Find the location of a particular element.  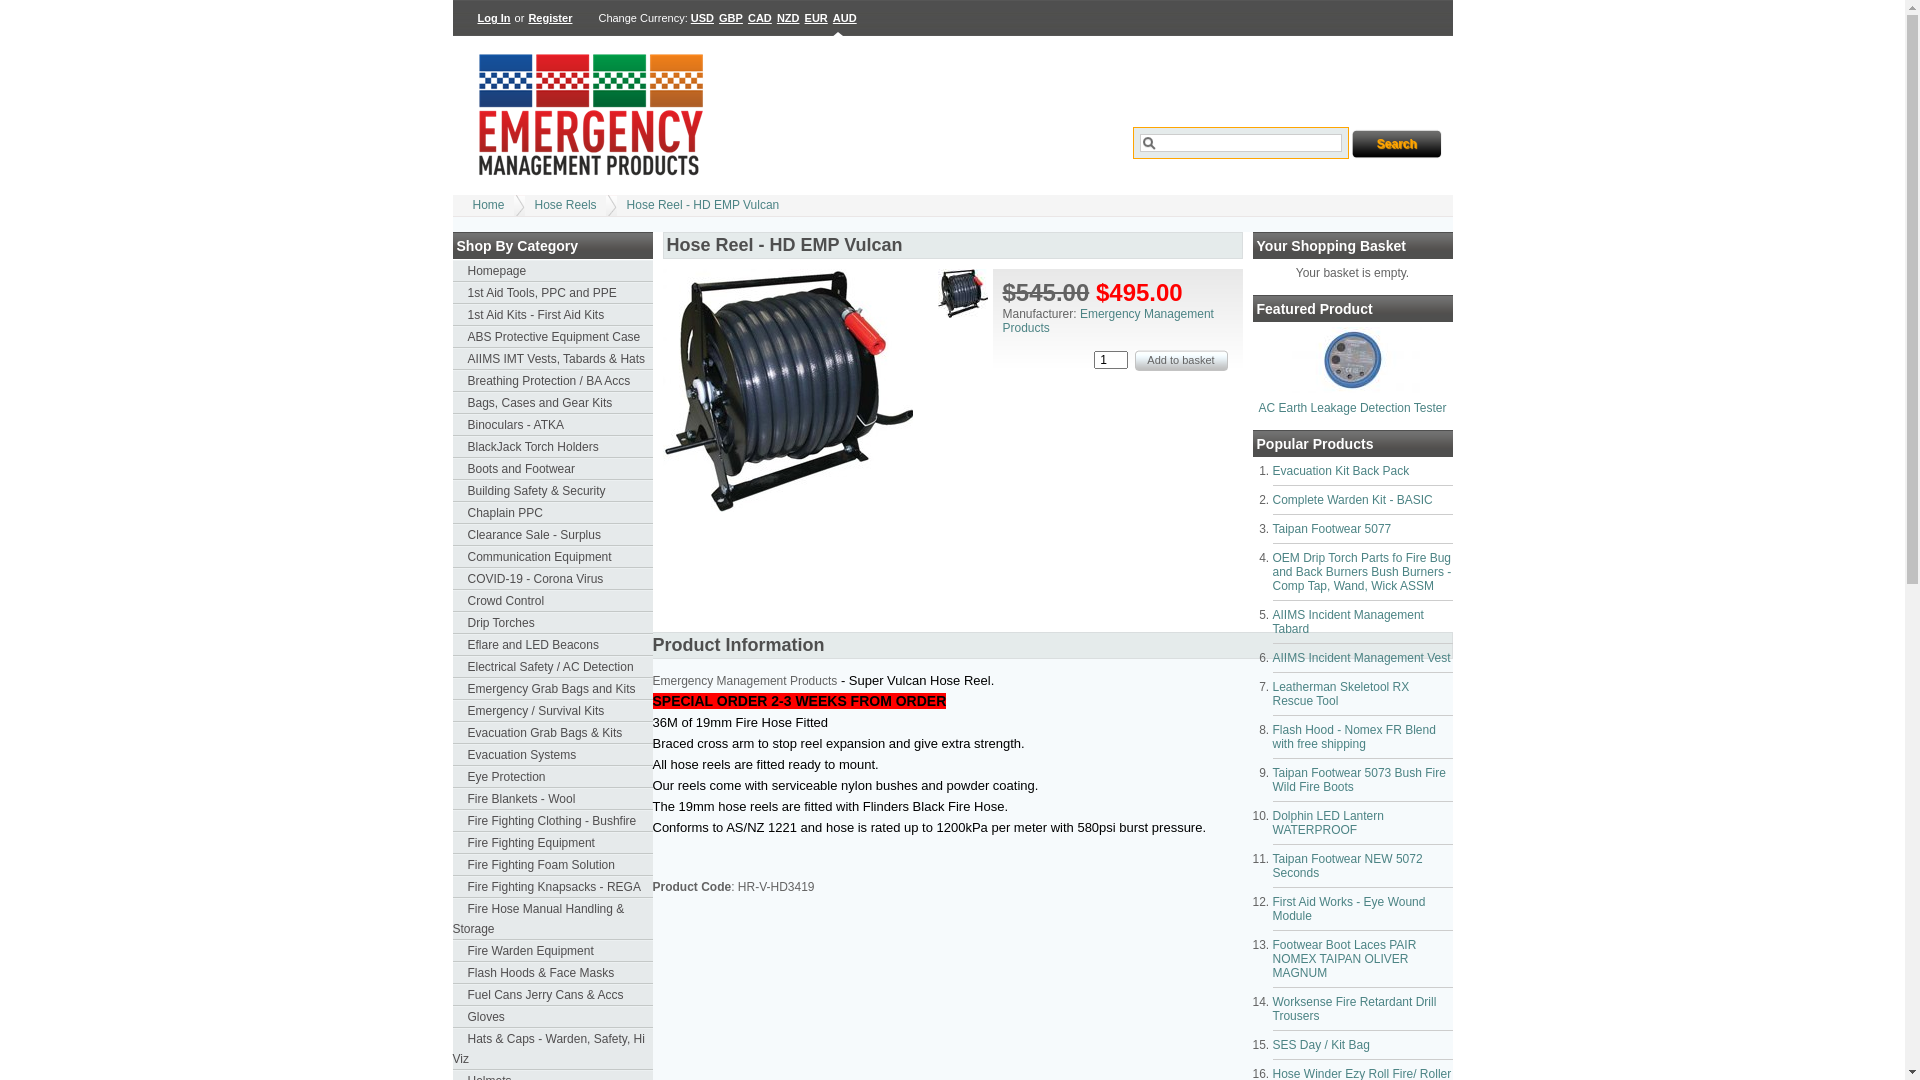

'NZD' is located at coordinates (787, 18).